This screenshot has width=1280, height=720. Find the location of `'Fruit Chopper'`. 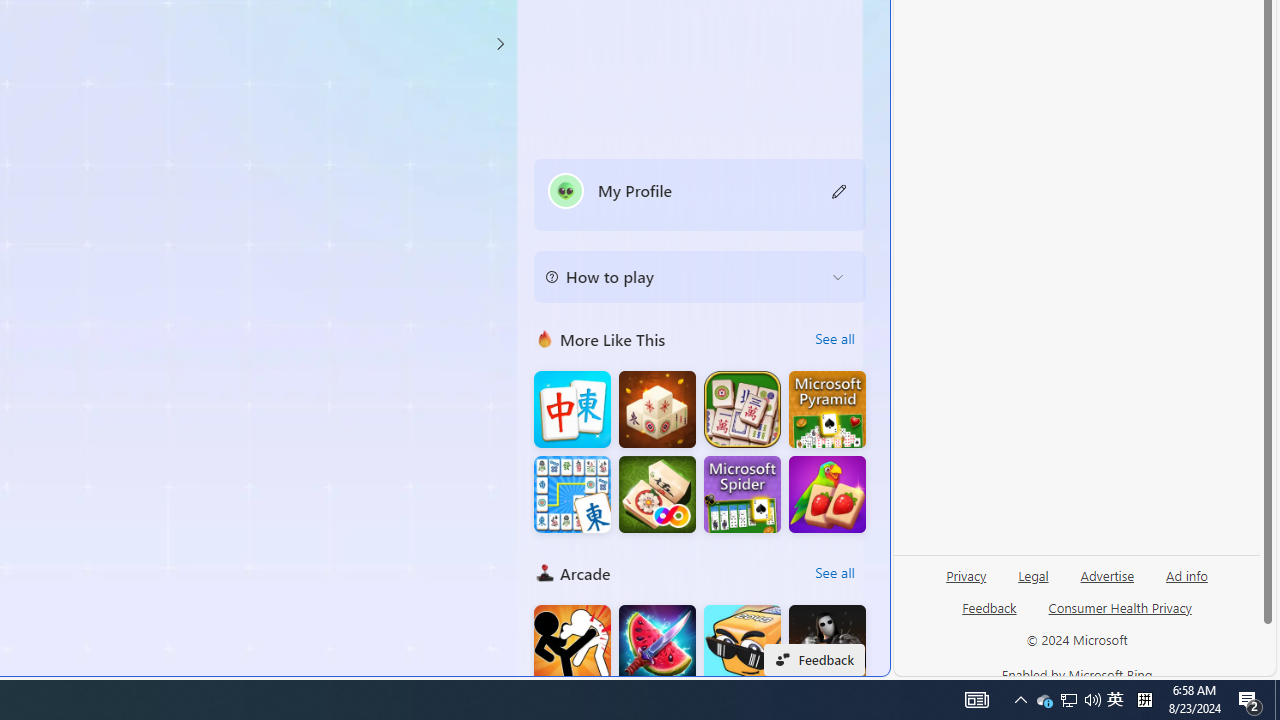

'Fruit Chopper' is located at coordinates (657, 643).